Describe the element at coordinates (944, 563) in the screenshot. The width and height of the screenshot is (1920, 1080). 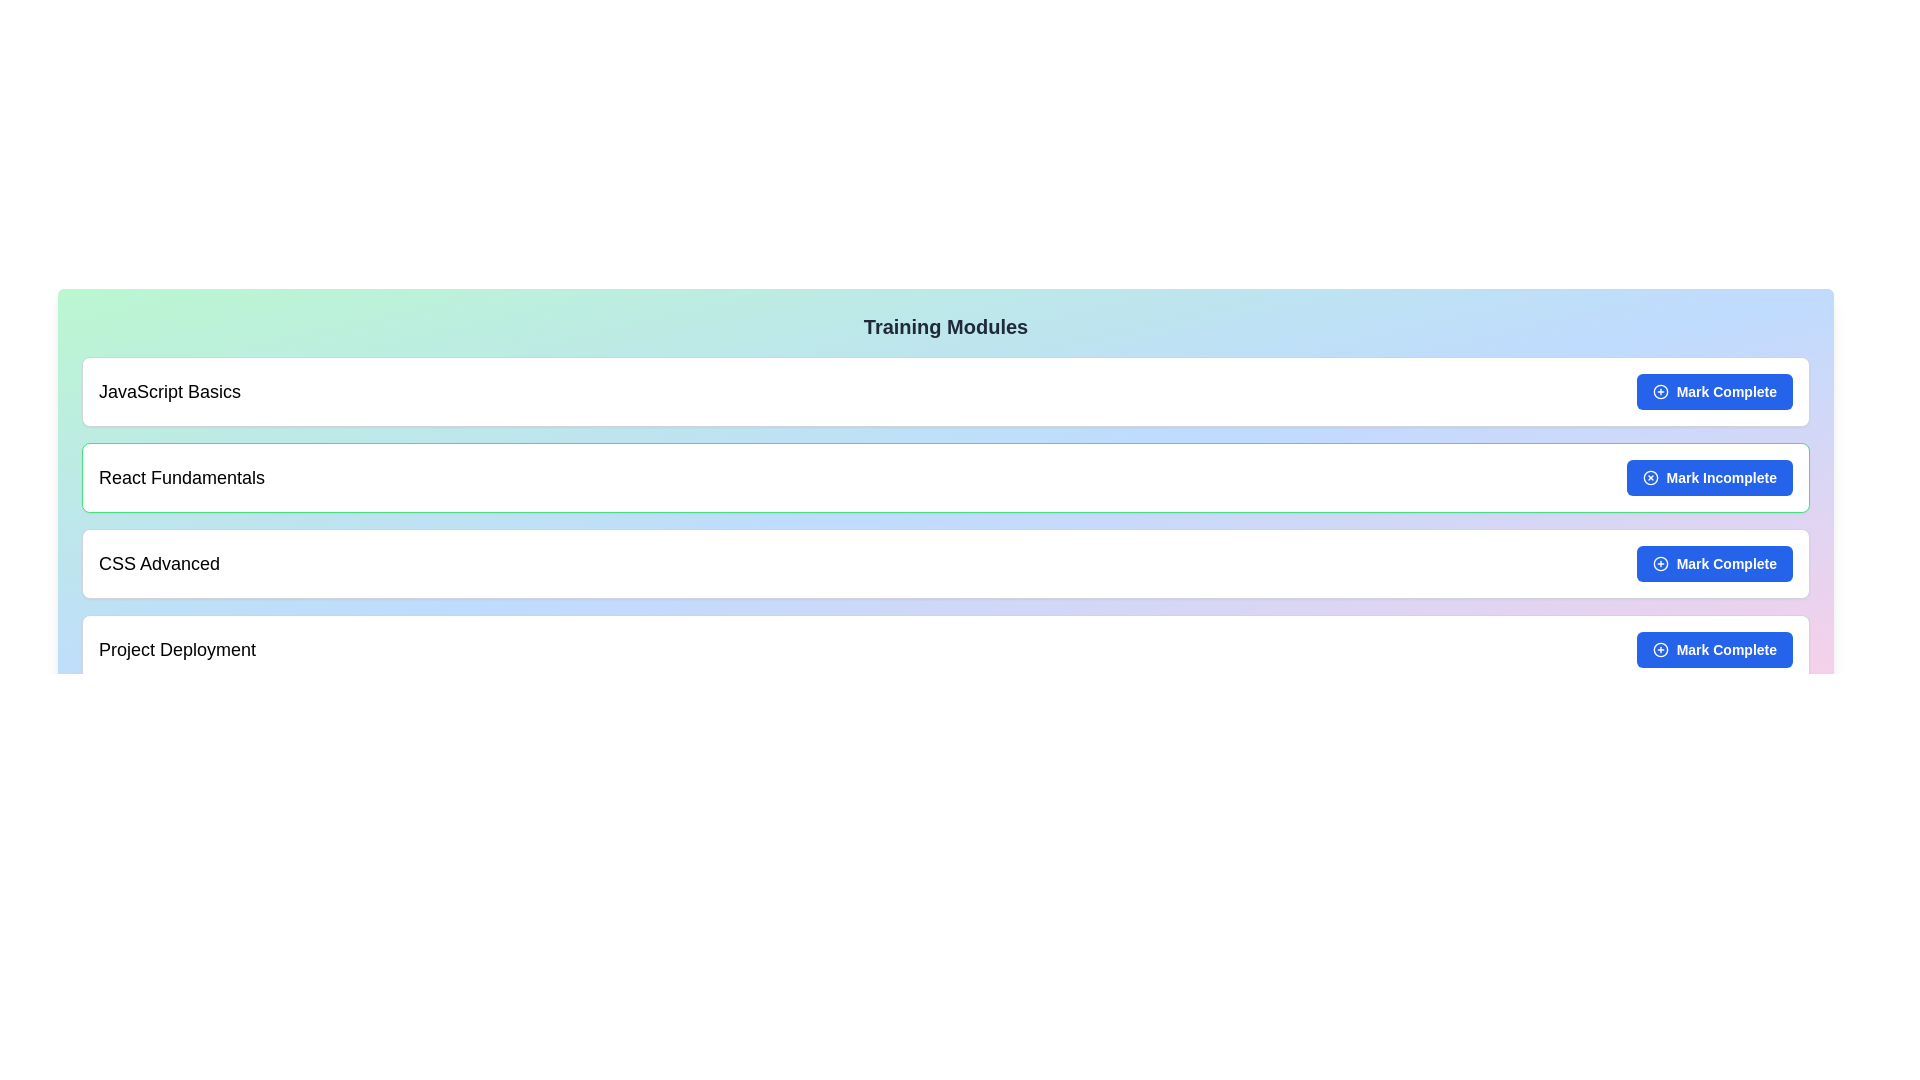
I see `module title 'CSS Advanced' from the third item in the vertically stacked list of modules` at that location.